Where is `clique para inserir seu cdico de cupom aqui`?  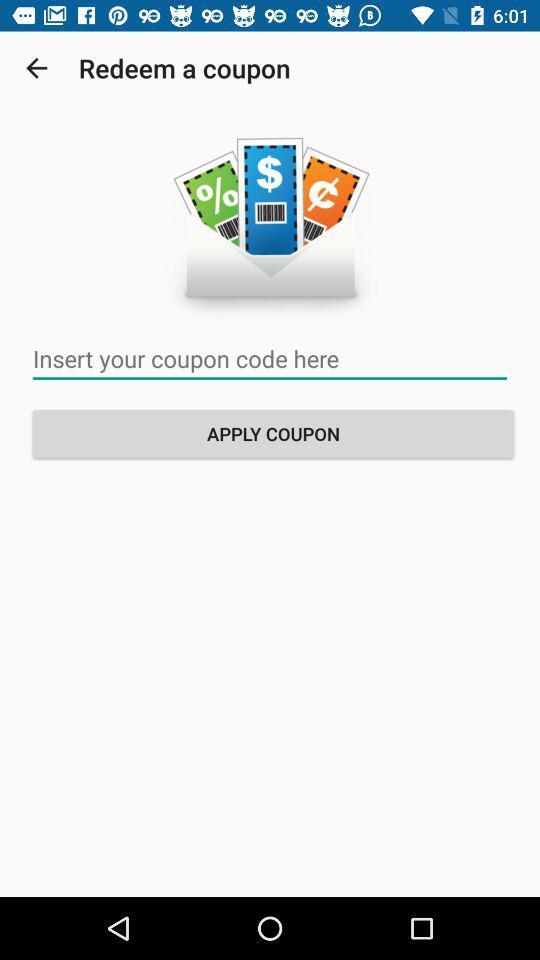
clique para inserir seu cdico de cupom aqui is located at coordinates (270, 359).